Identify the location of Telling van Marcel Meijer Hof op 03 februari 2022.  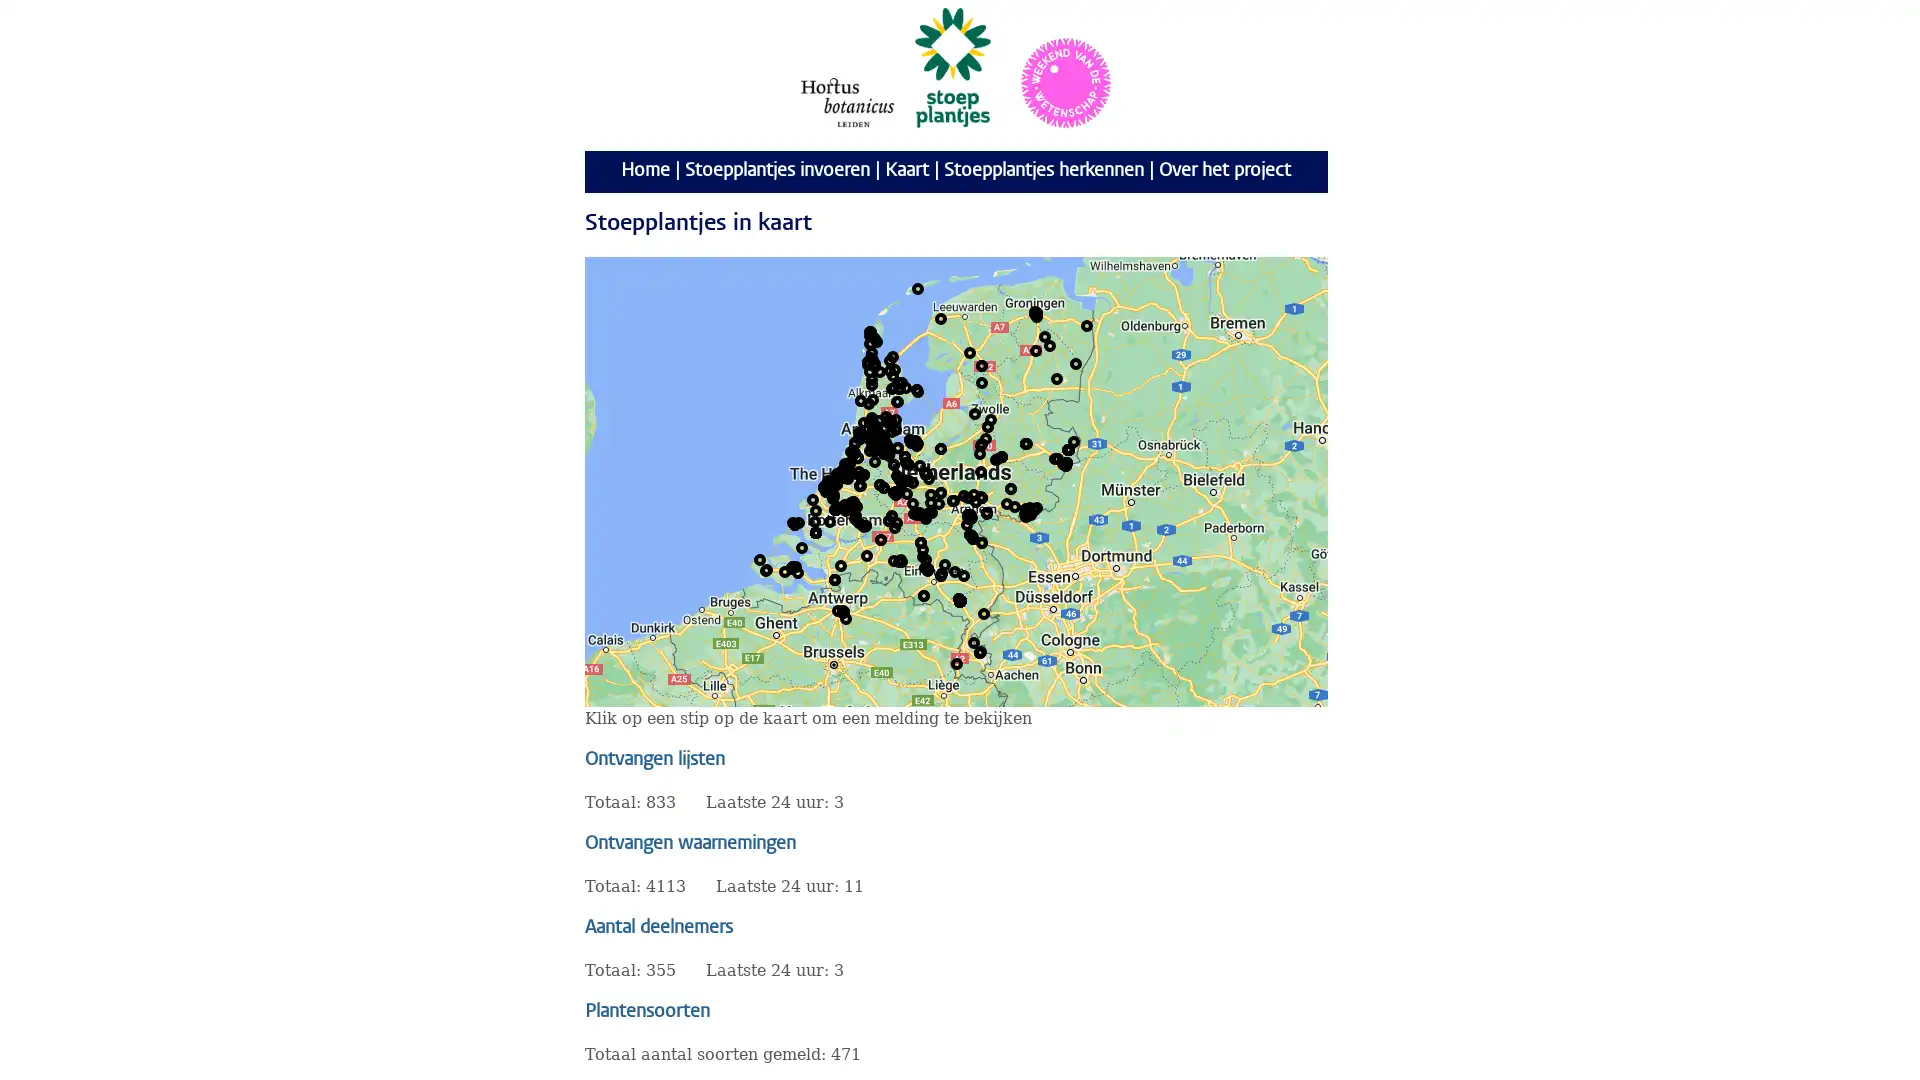
(1064, 463).